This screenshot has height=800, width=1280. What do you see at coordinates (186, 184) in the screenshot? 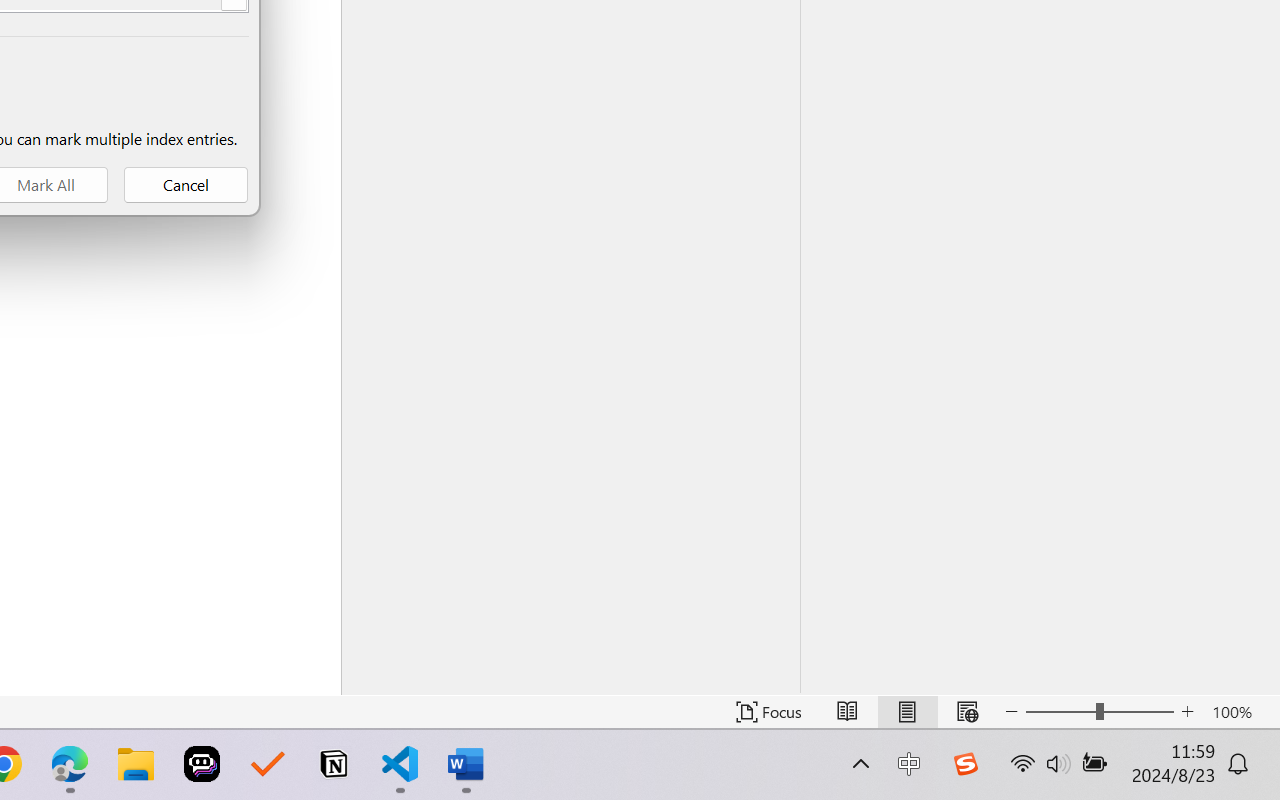
I see `'Cancel'` at bounding box center [186, 184].